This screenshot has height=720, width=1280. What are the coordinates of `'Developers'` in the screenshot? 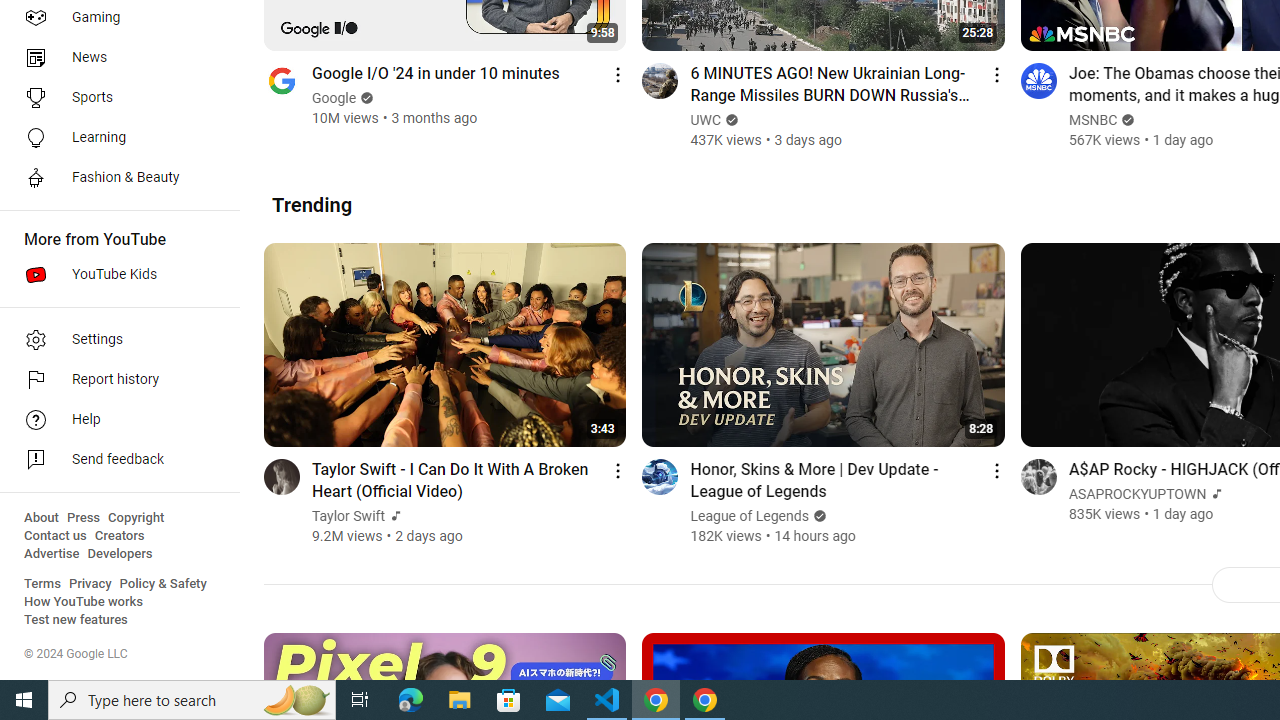 It's located at (119, 554).